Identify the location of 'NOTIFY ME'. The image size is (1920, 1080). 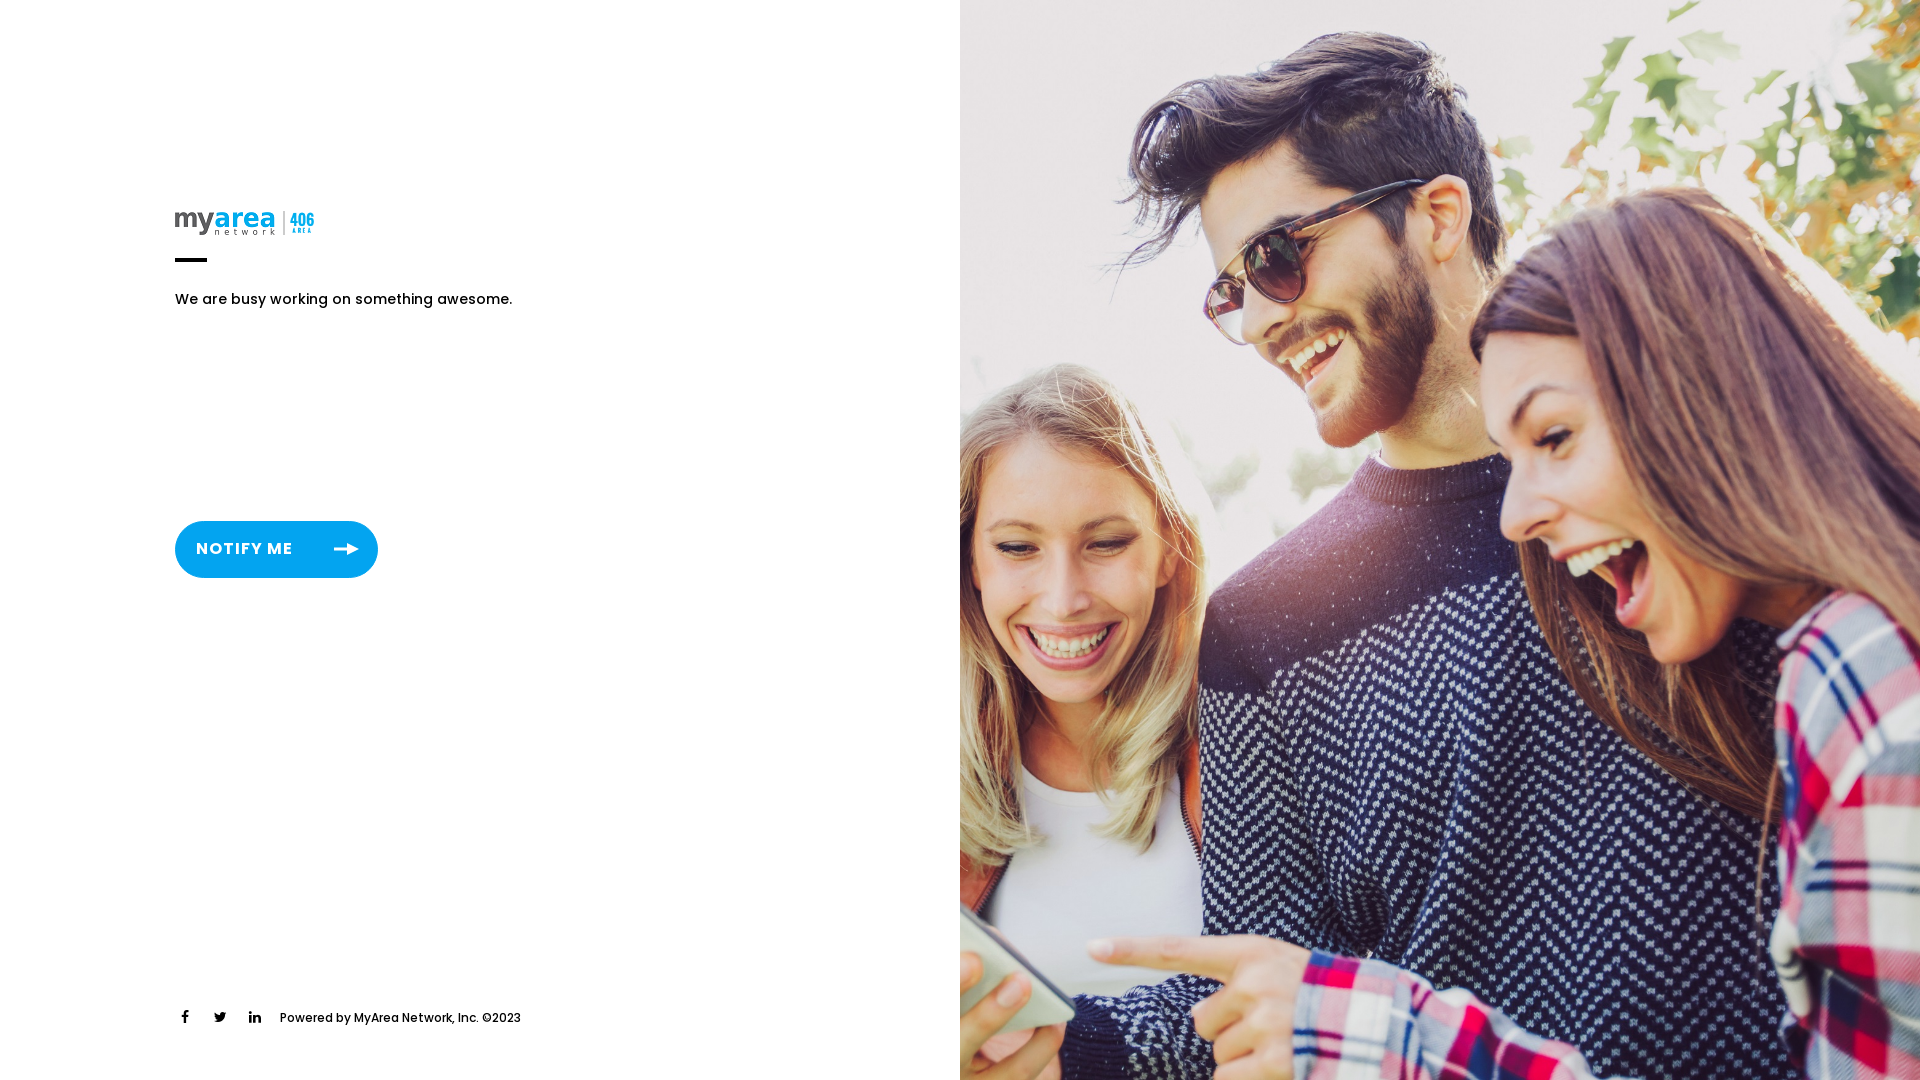
(174, 549).